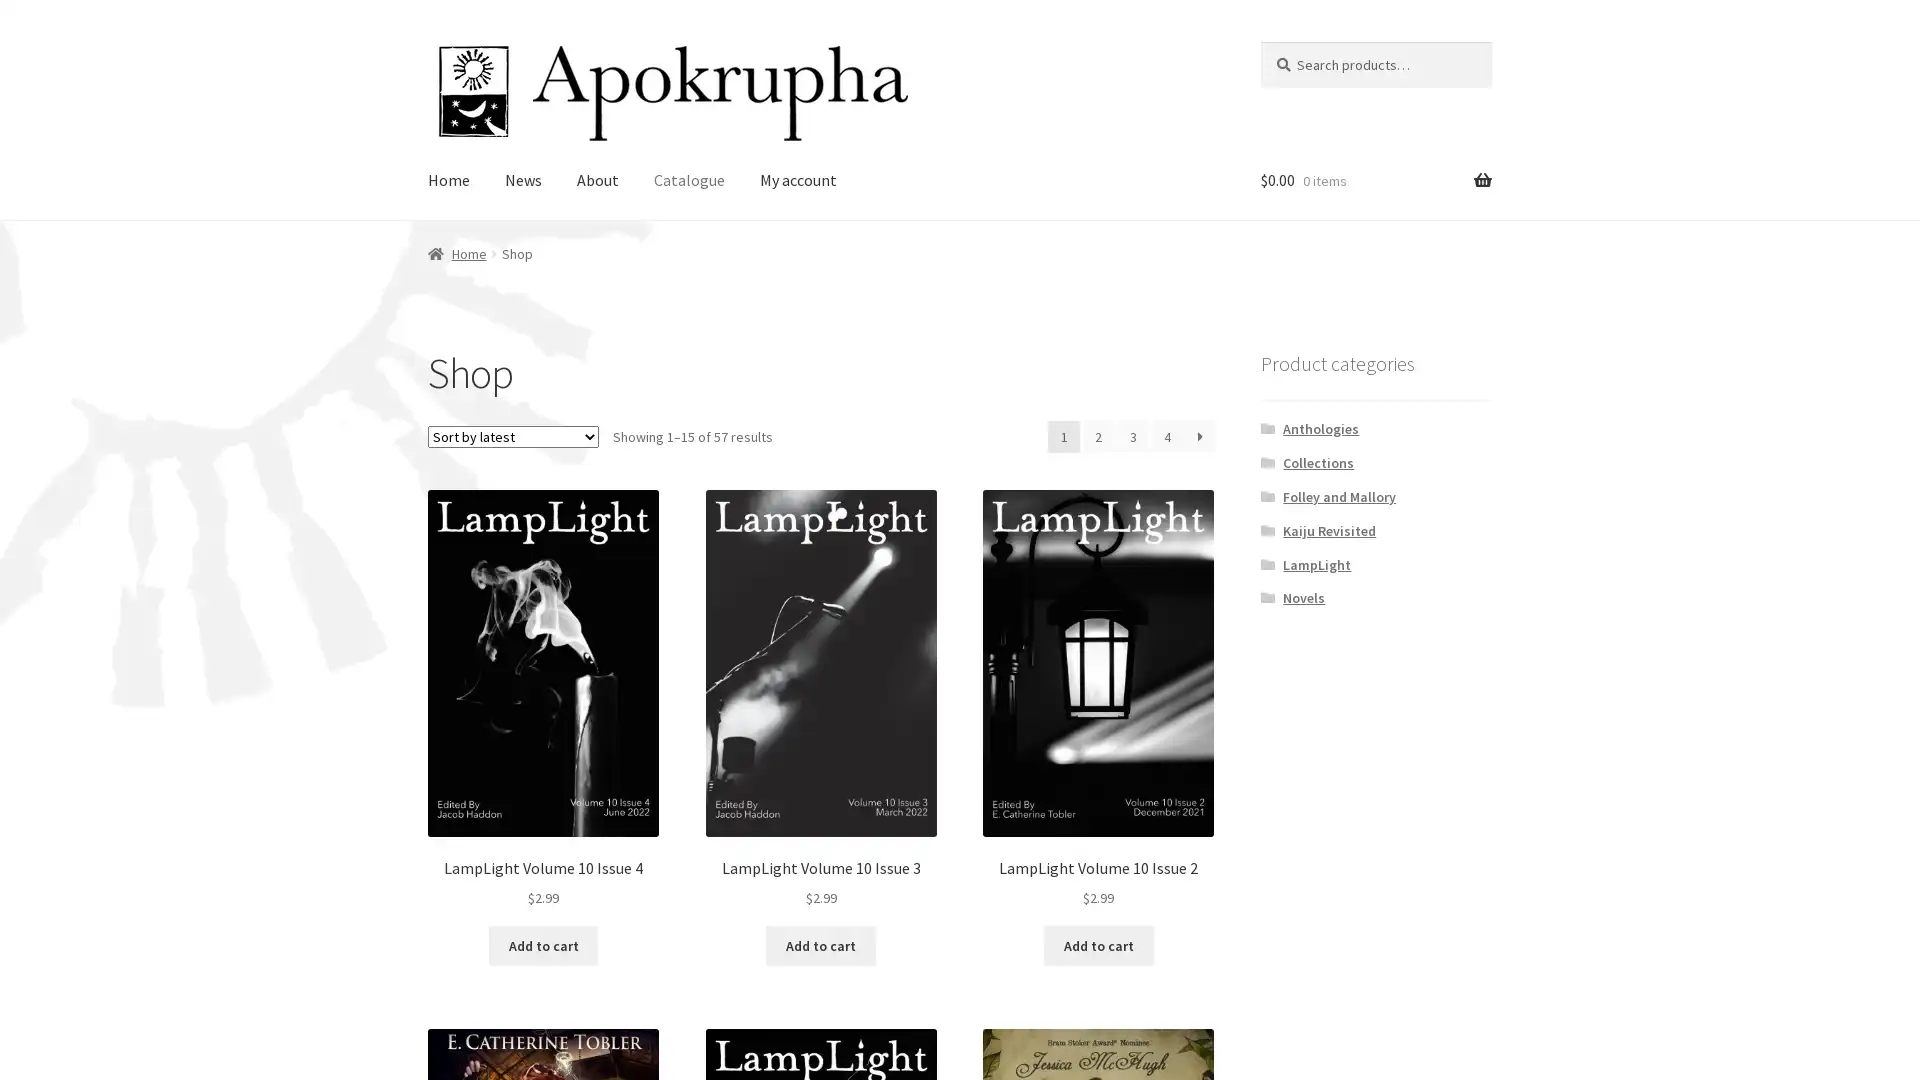  I want to click on Search, so click(1258, 40).